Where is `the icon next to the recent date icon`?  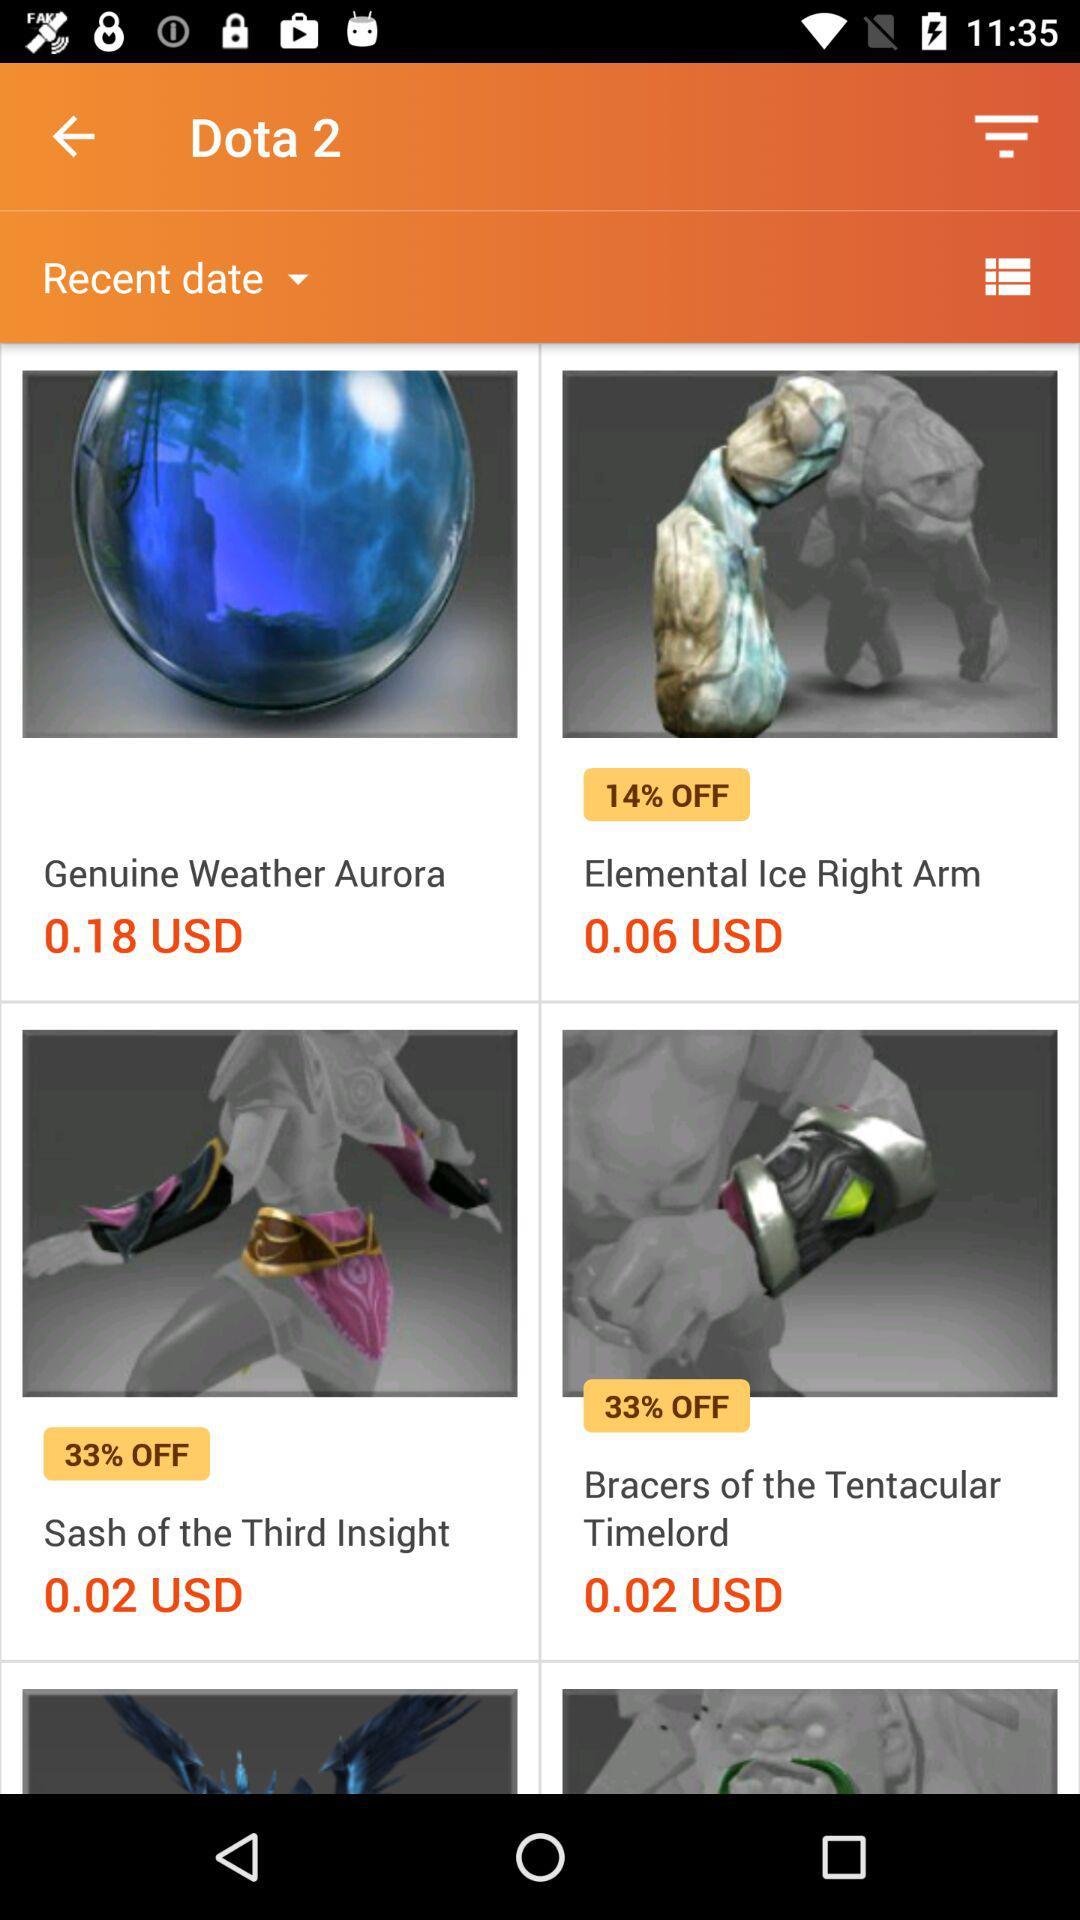
the icon next to the recent date icon is located at coordinates (1006, 275).